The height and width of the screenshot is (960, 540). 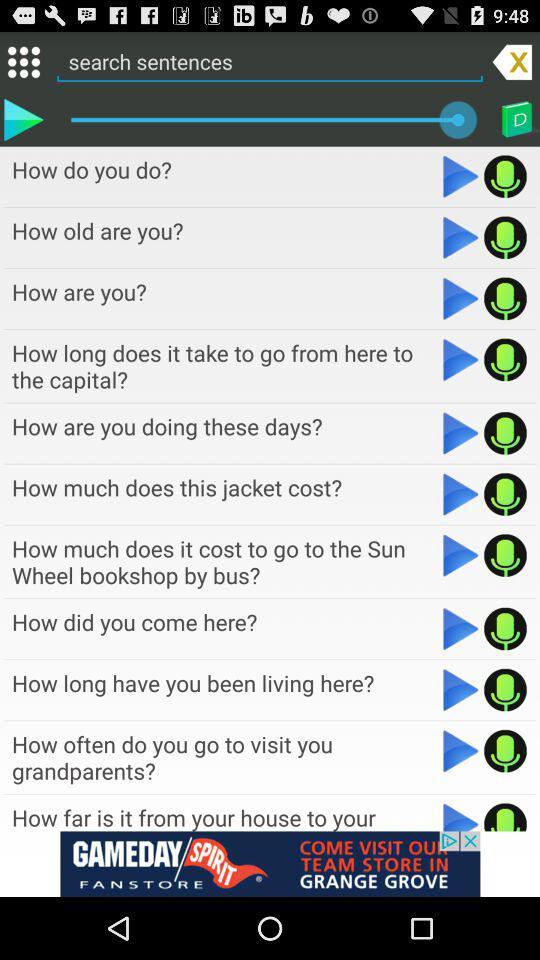 I want to click on button, so click(x=461, y=175).